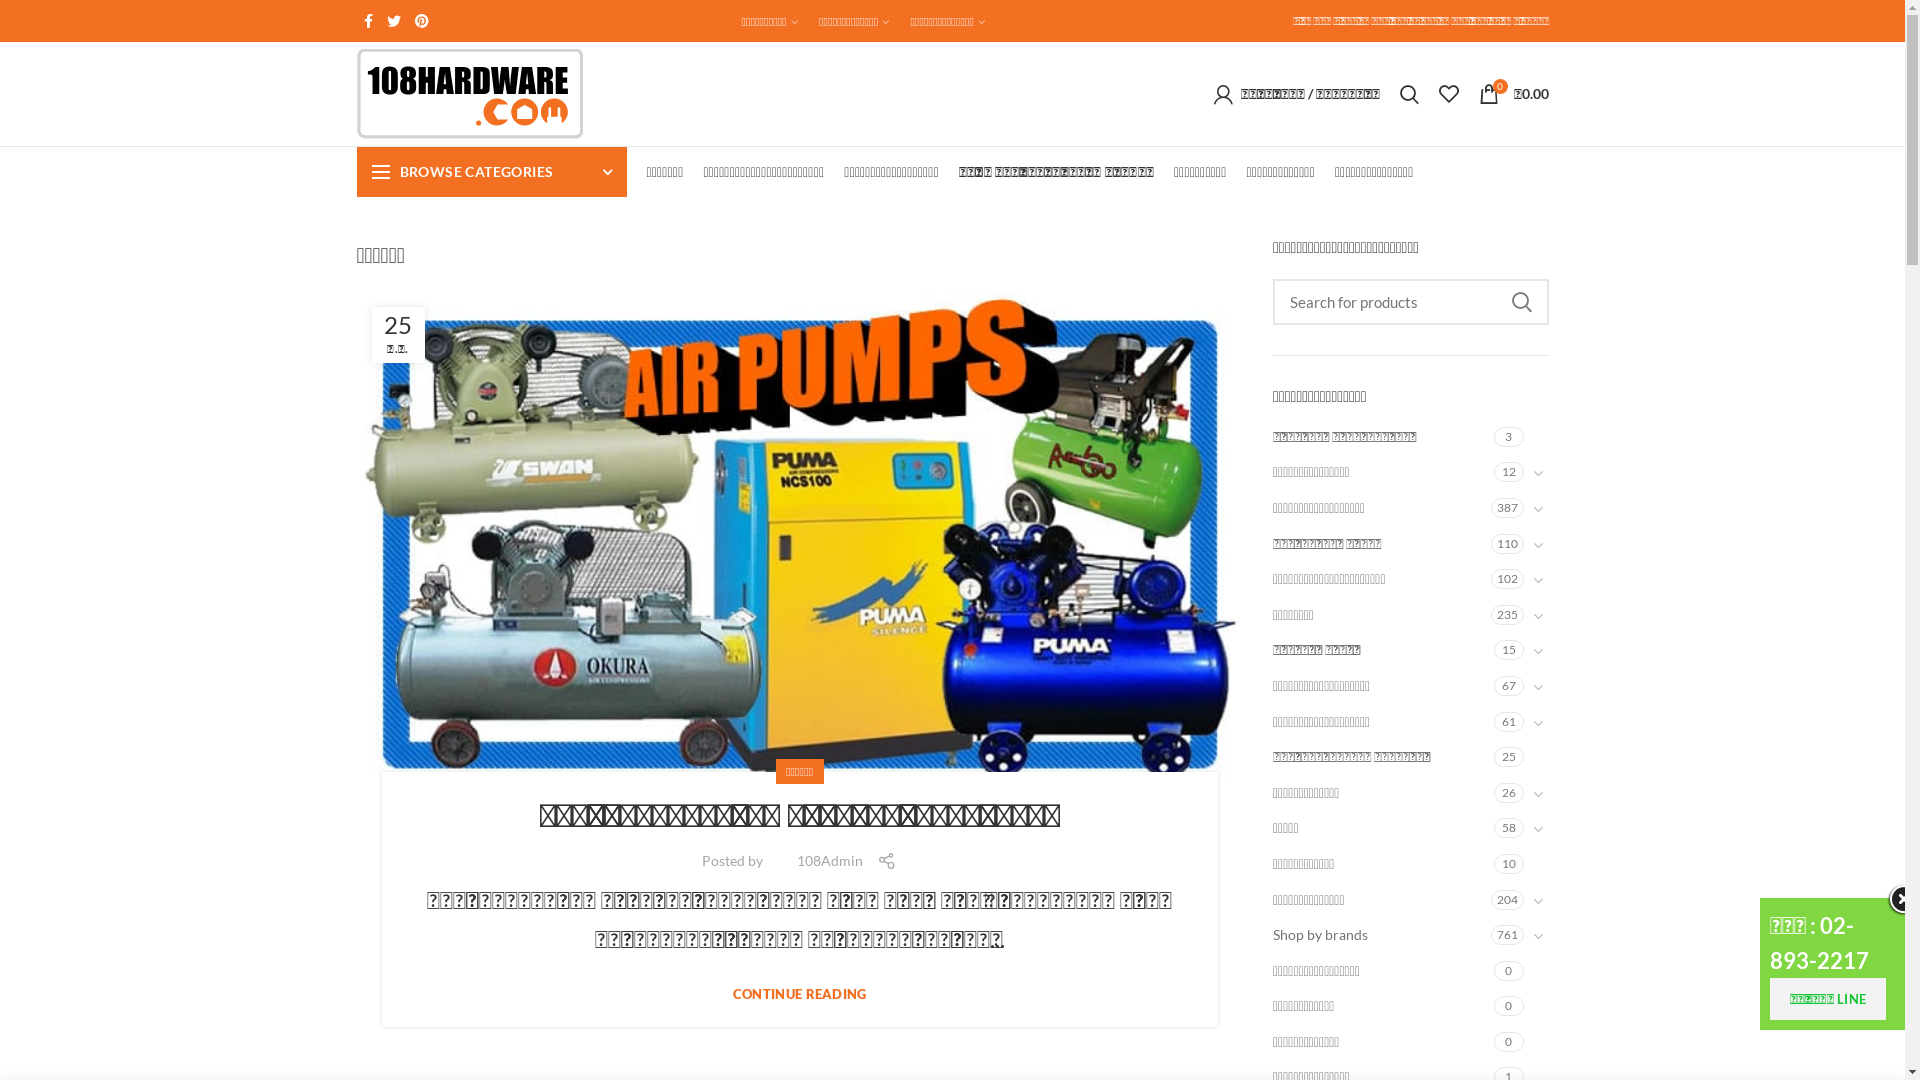 The height and width of the screenshot is (1080, 1920). What do you see at coordinates (421, 20) in the screenshot?
I see `'Pinterest'` at bounding box center [421, 20].